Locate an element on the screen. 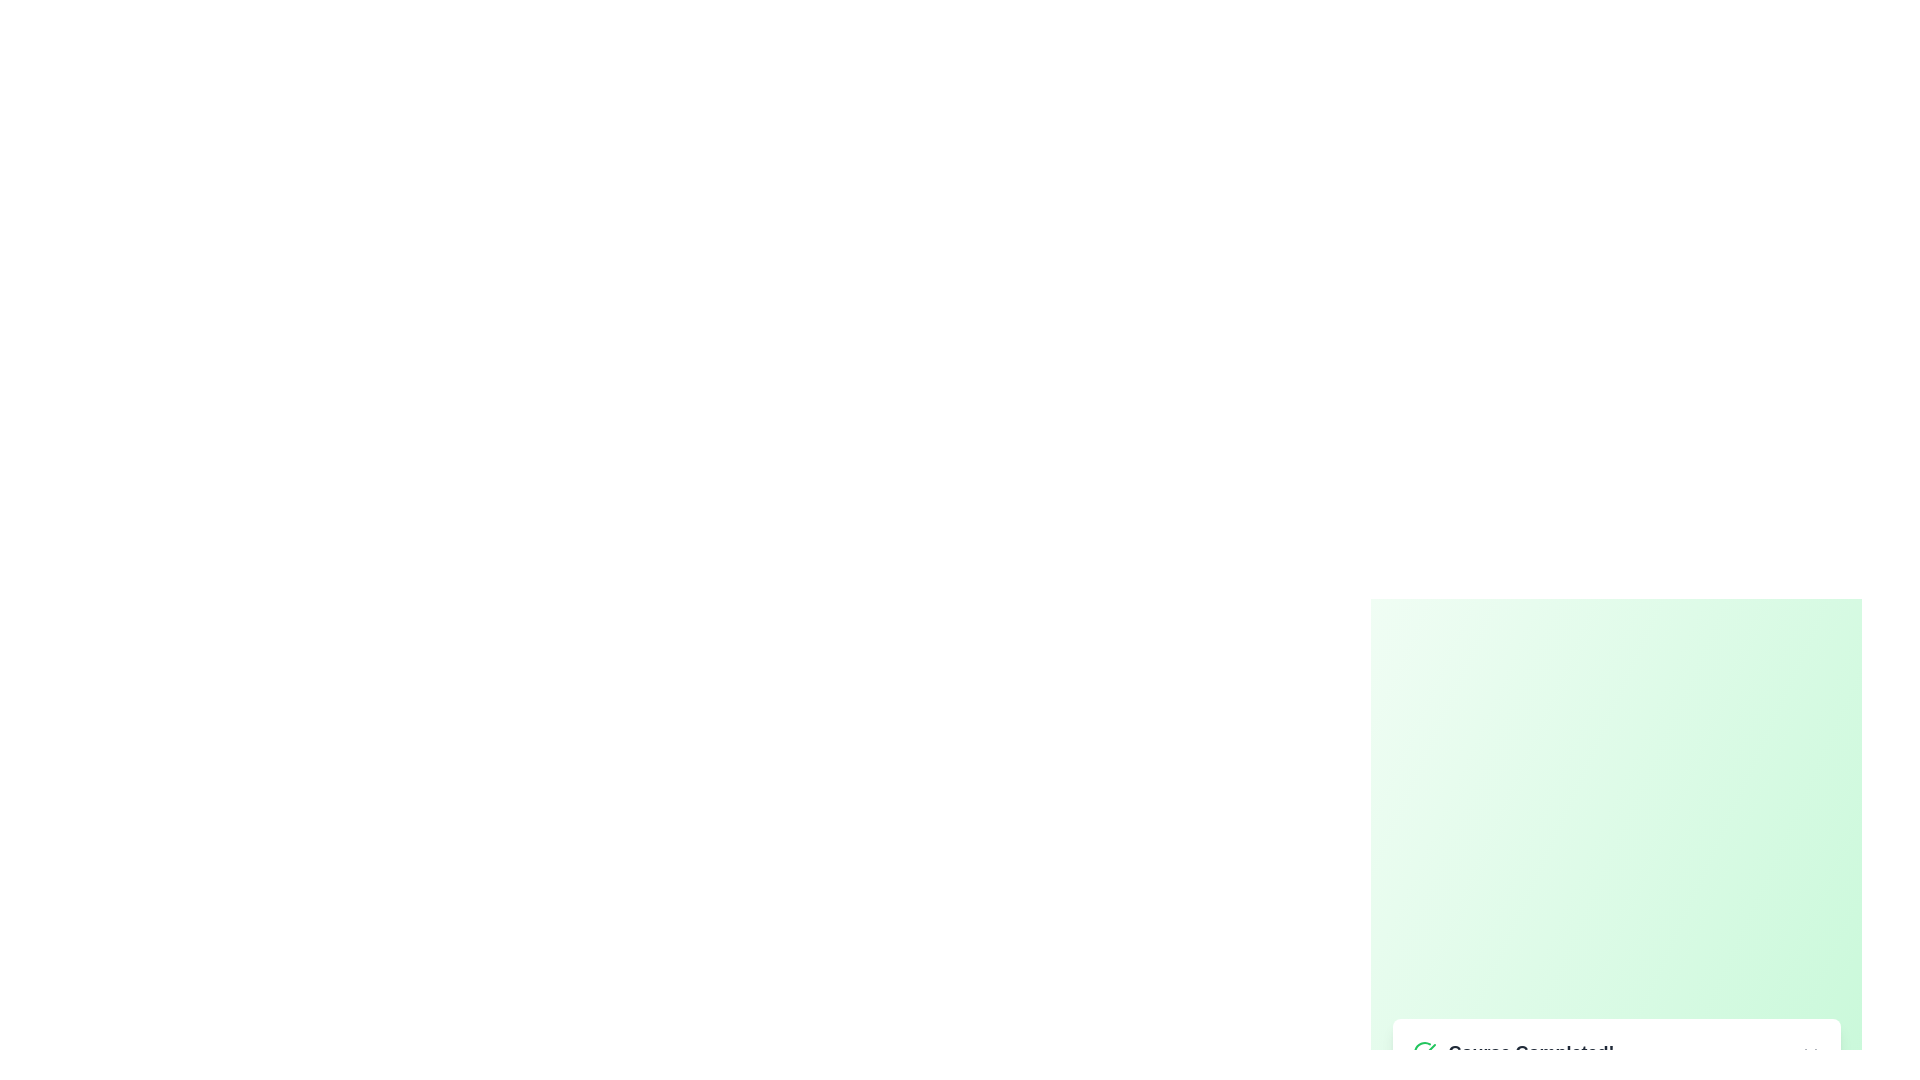  the X icon to display its tooltip or additional information is located at coordinates (1810, 1054).